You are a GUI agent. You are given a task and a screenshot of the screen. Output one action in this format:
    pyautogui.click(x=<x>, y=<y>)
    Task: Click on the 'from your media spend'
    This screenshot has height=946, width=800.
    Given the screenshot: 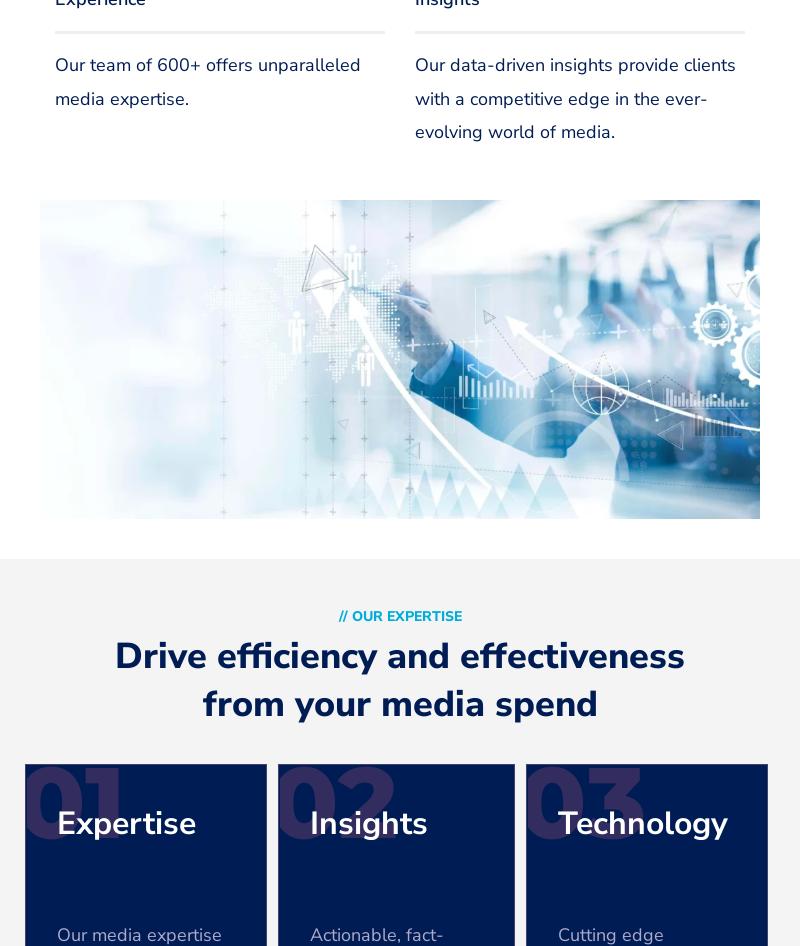 What is the action you would take?
    pyautogui.click(x=398, y=704)
    